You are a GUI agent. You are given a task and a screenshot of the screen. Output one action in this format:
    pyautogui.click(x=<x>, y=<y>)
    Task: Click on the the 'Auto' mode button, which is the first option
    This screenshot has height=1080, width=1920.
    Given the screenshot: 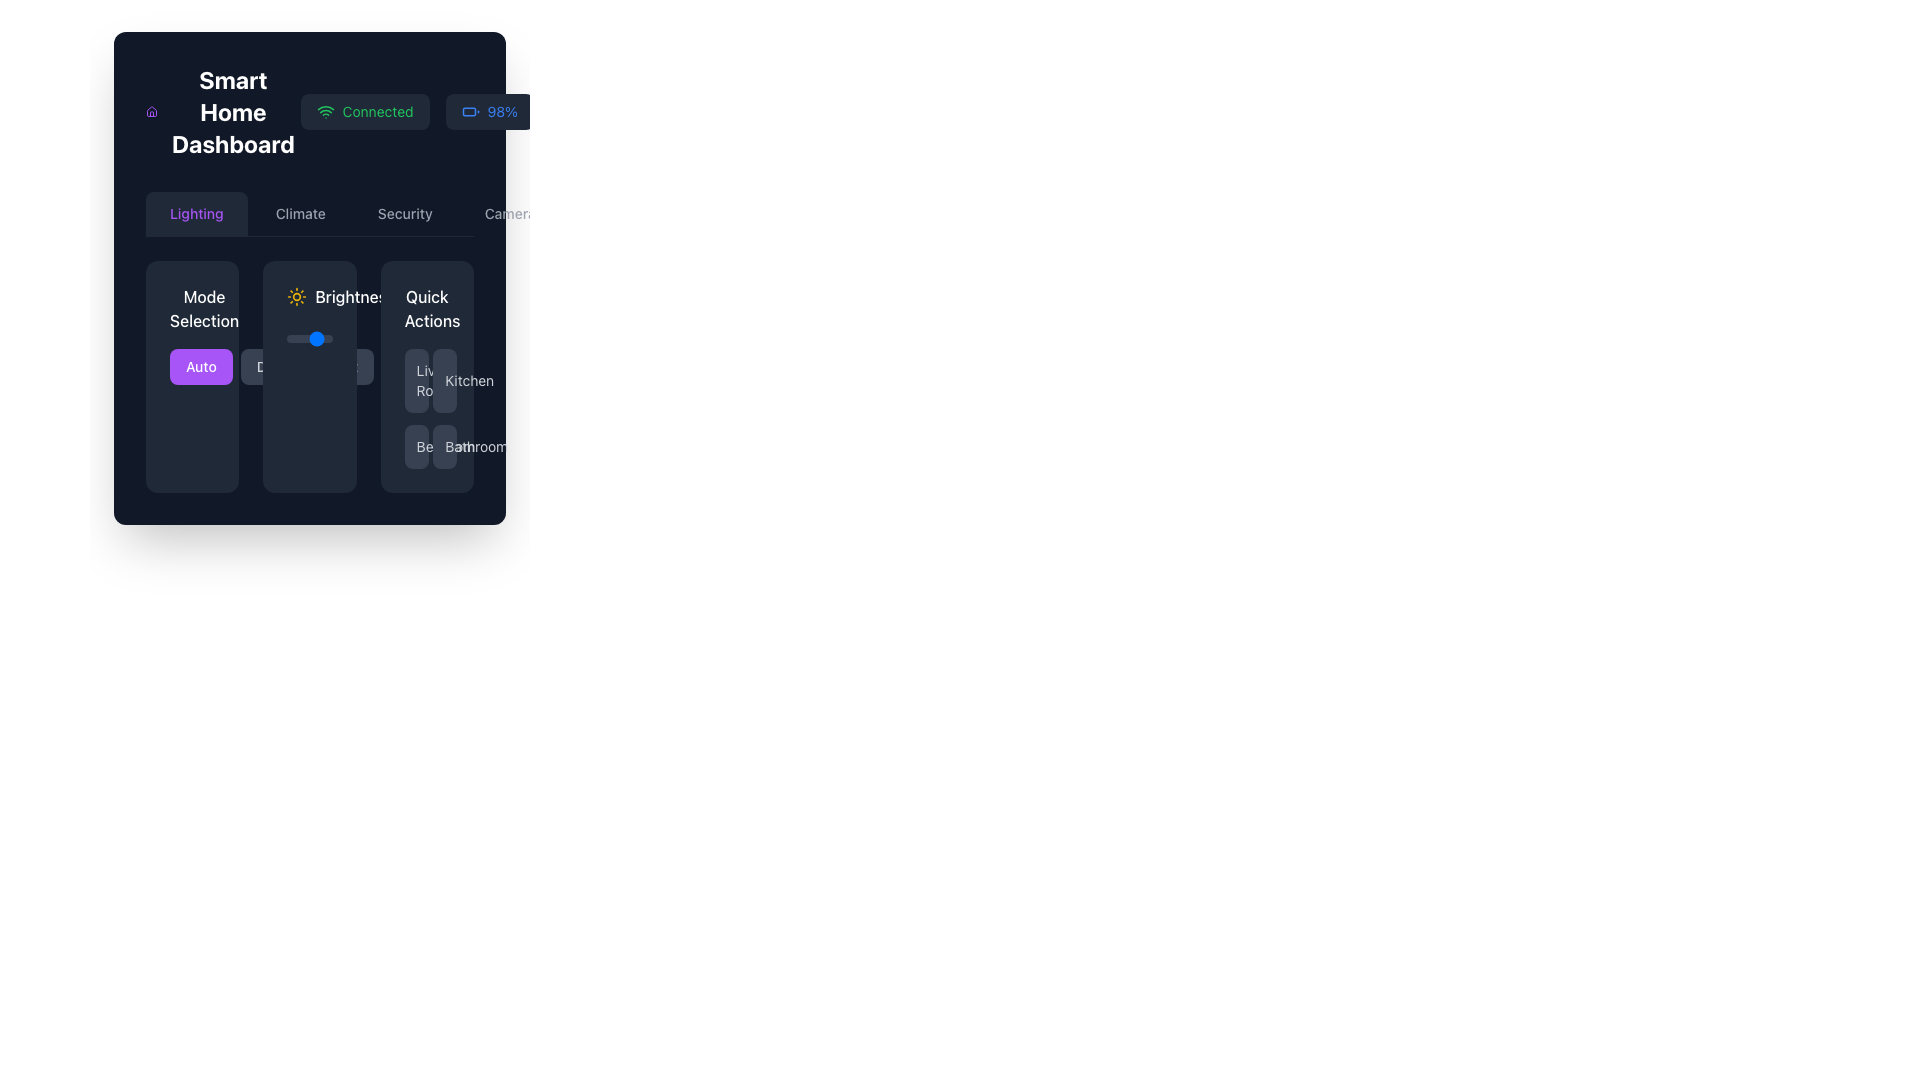 What is the action you would take?
    pyautogui.click(x=201, y=366)
    